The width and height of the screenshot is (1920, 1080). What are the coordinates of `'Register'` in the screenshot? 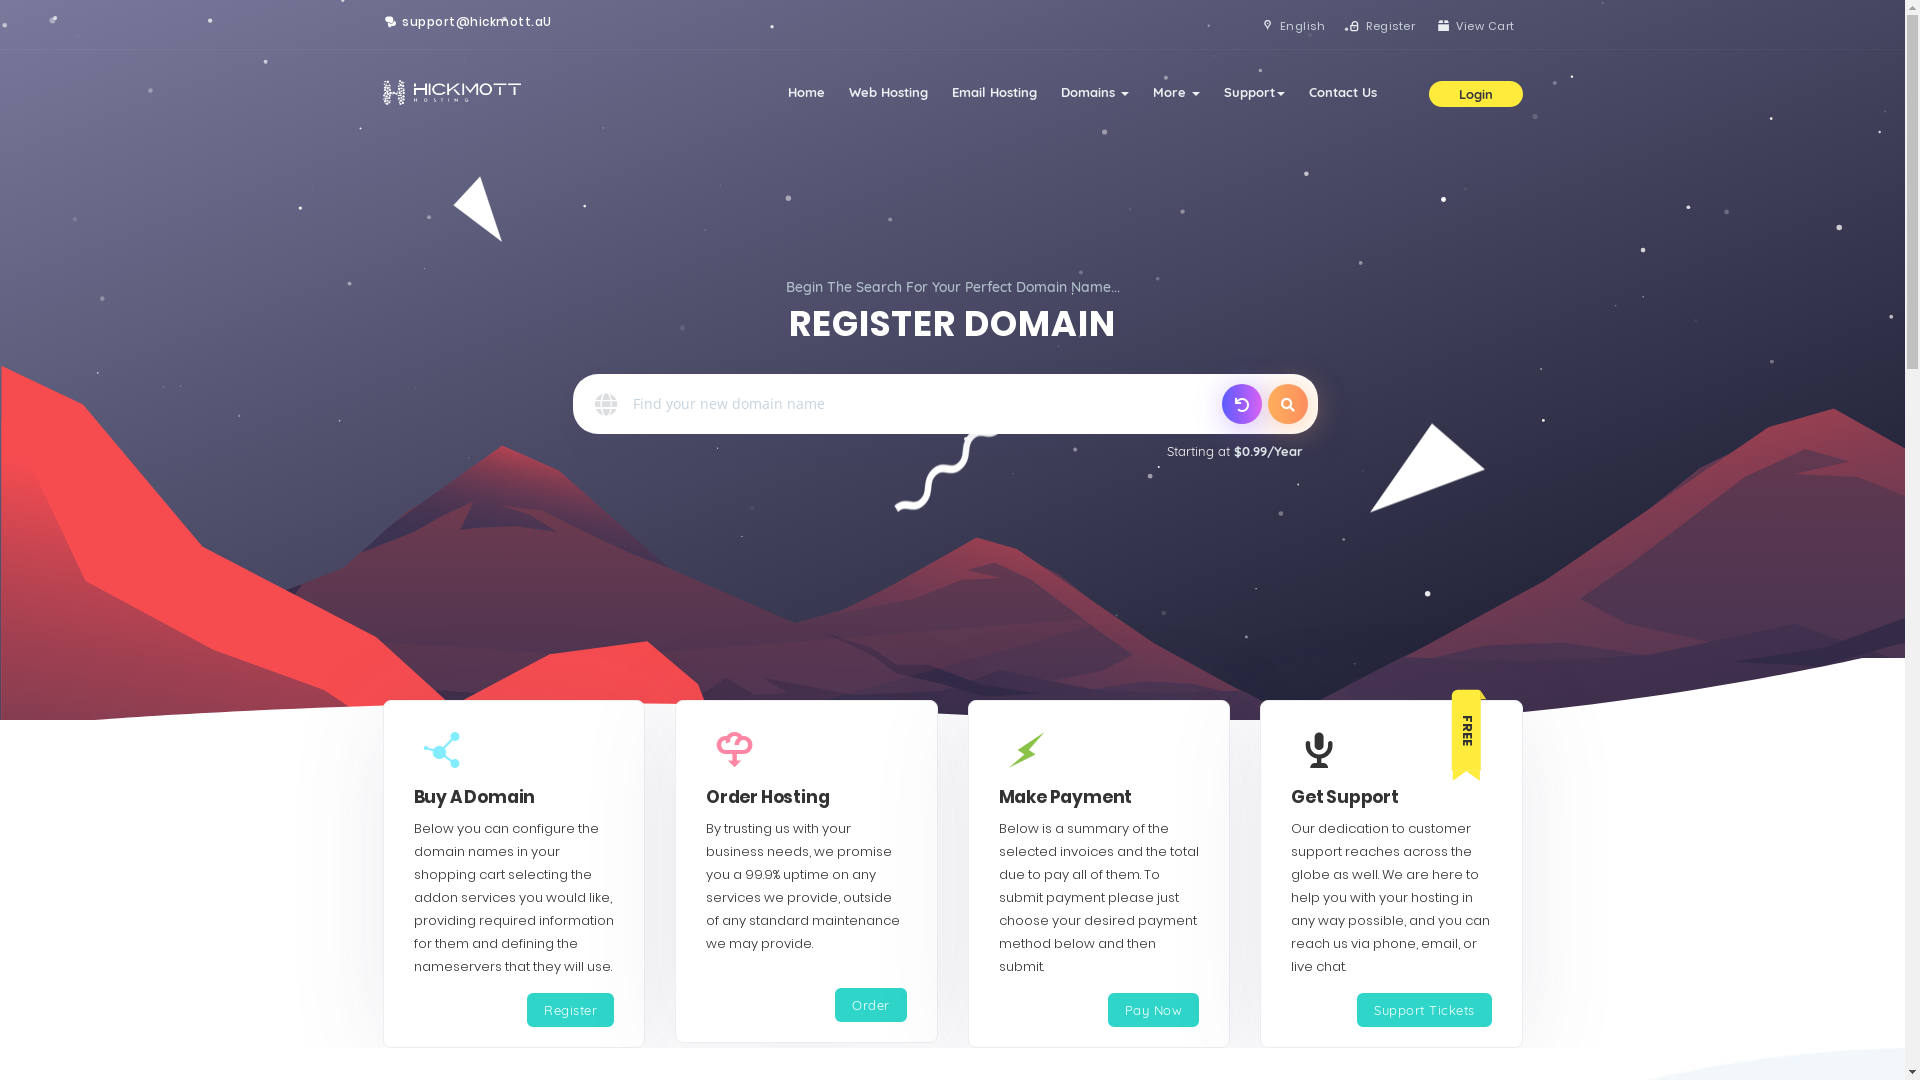 It's located at (569, 1010).